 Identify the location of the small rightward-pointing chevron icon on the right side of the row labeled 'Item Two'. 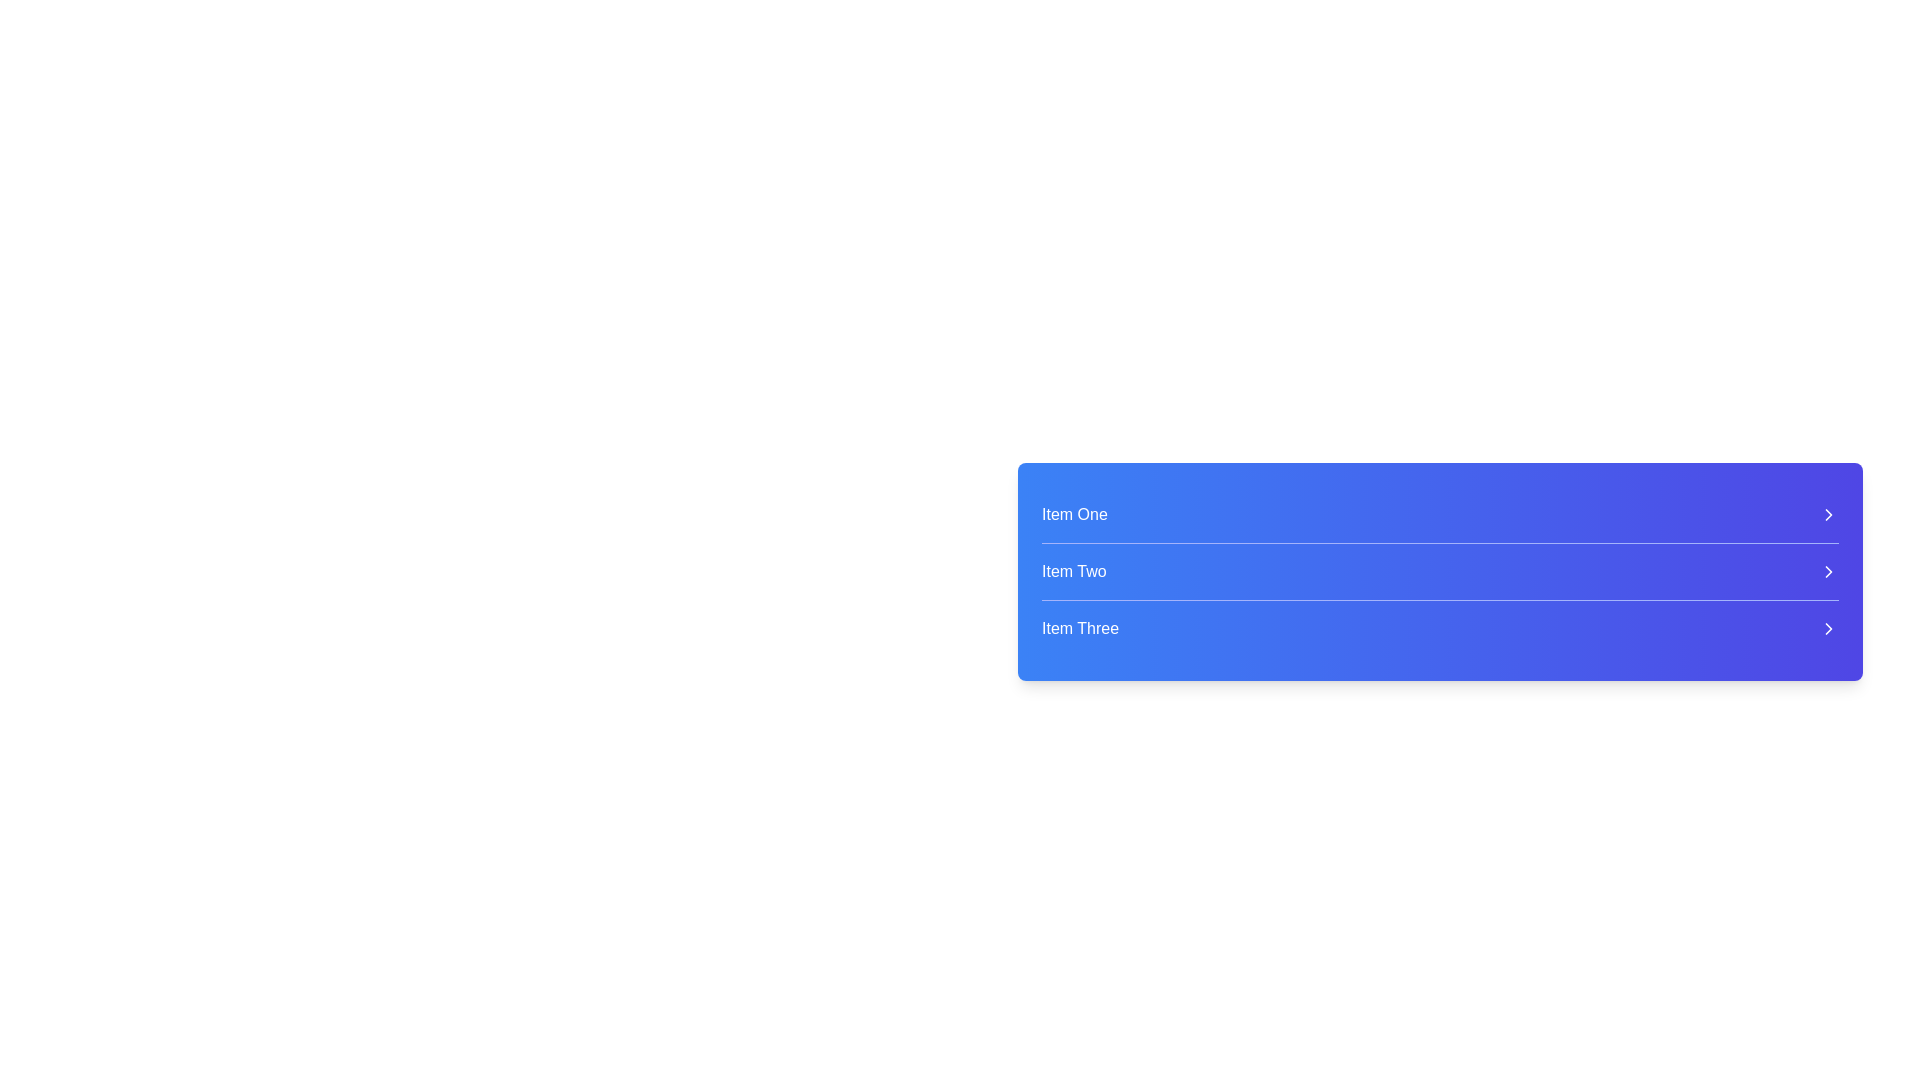
(1828, 571).